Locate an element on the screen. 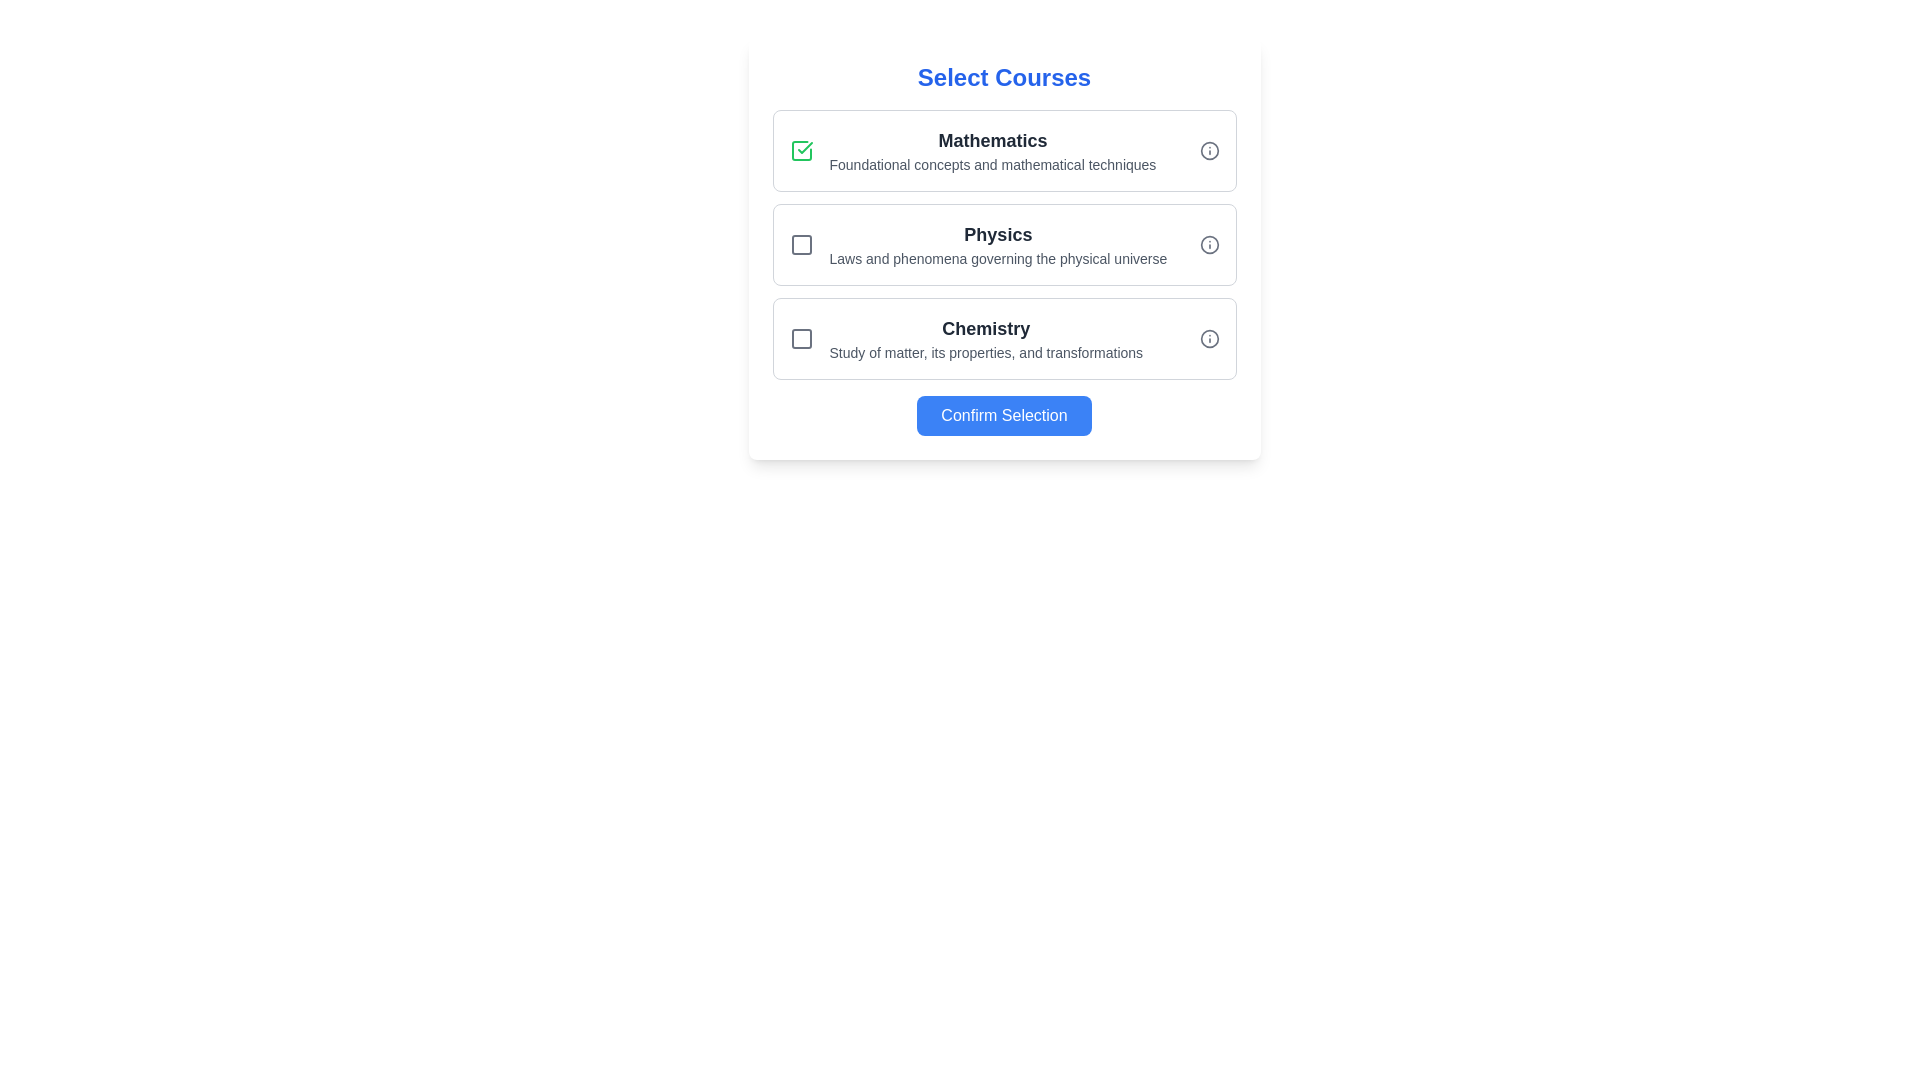 The height and width of the screenshot is (1080, 1920). the bold-styled text label displaying 'Physics' located in the center of the second course selection card is located at coordinates (998, 234).